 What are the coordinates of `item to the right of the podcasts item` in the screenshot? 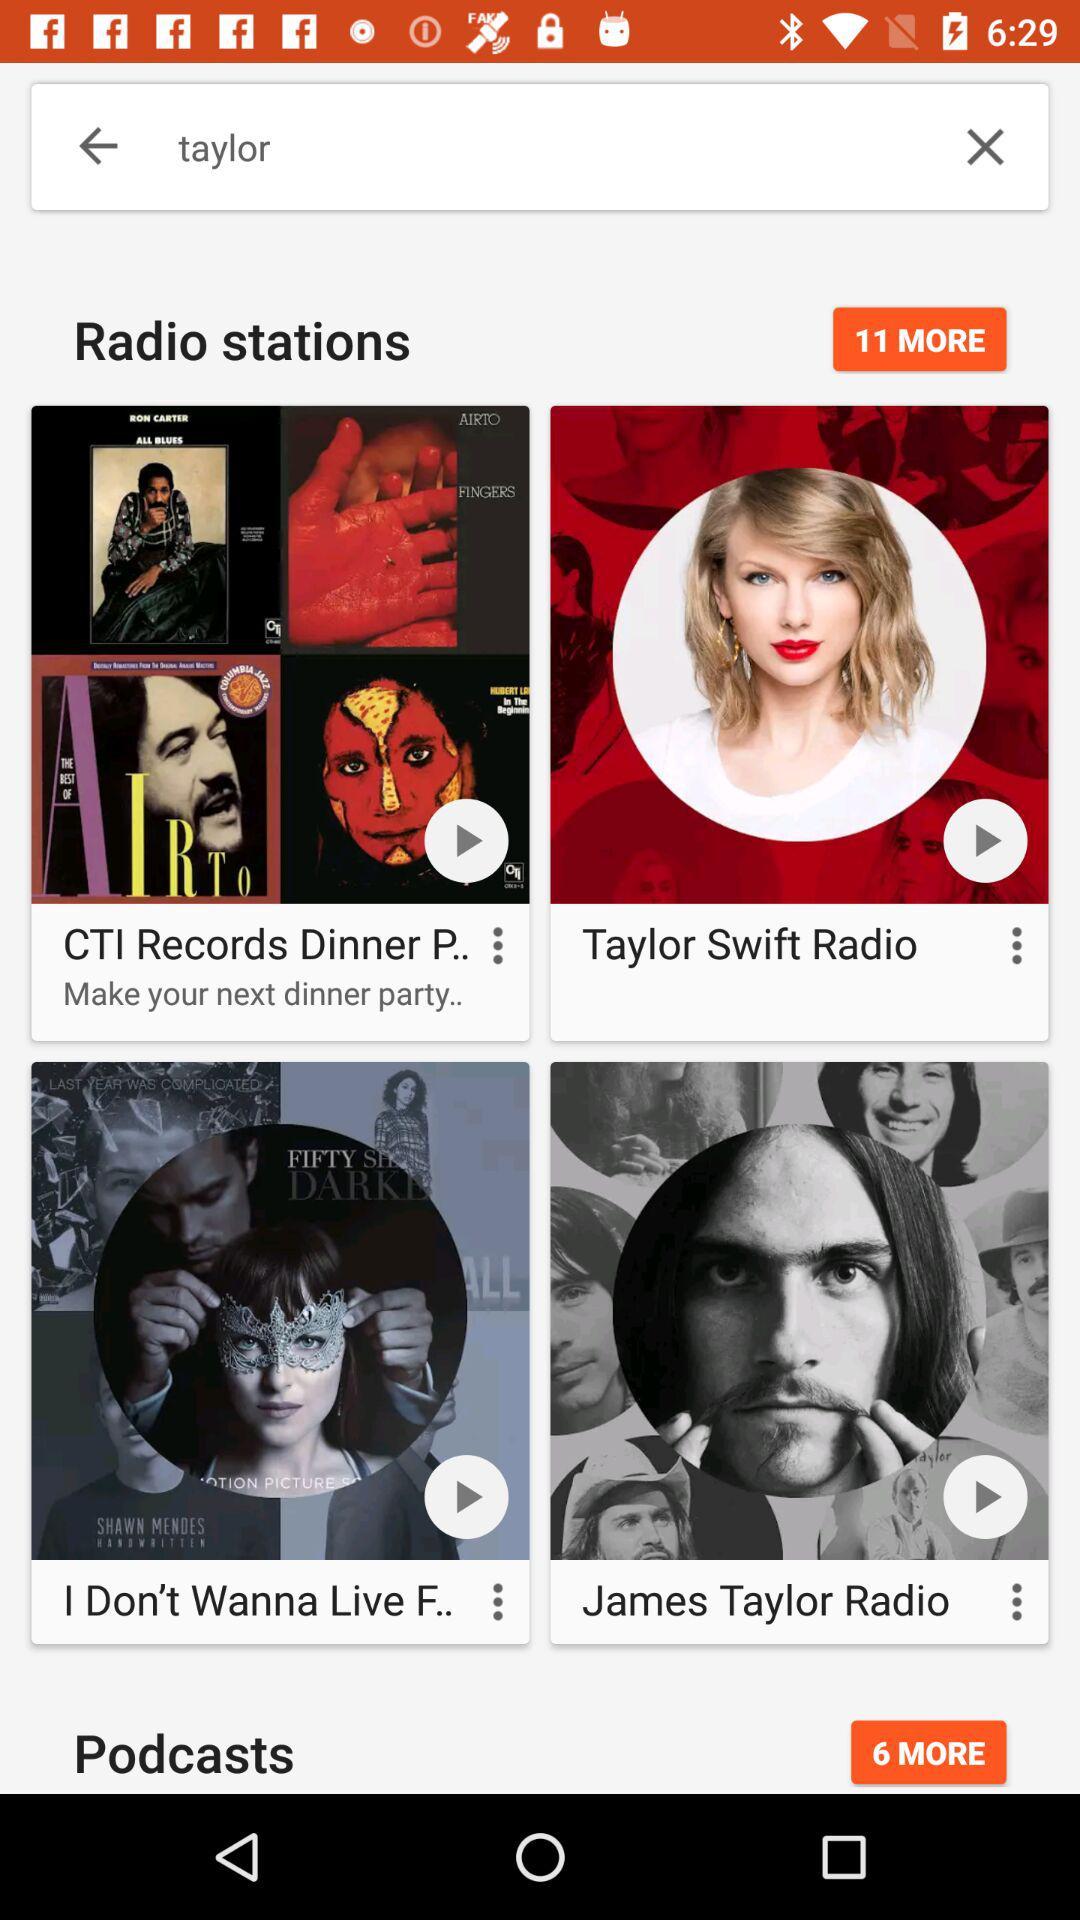 It's located at (928, 1751).